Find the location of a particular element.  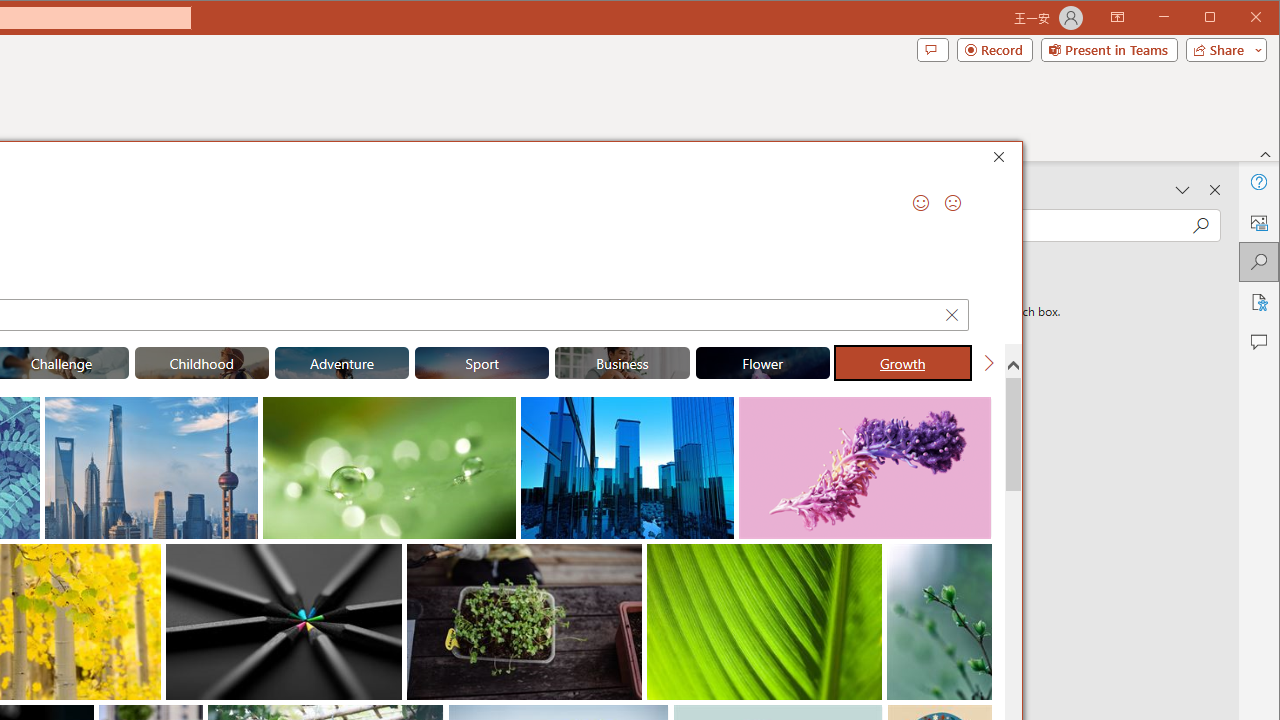

'Maximize' is located at coordinates (1238, 19).